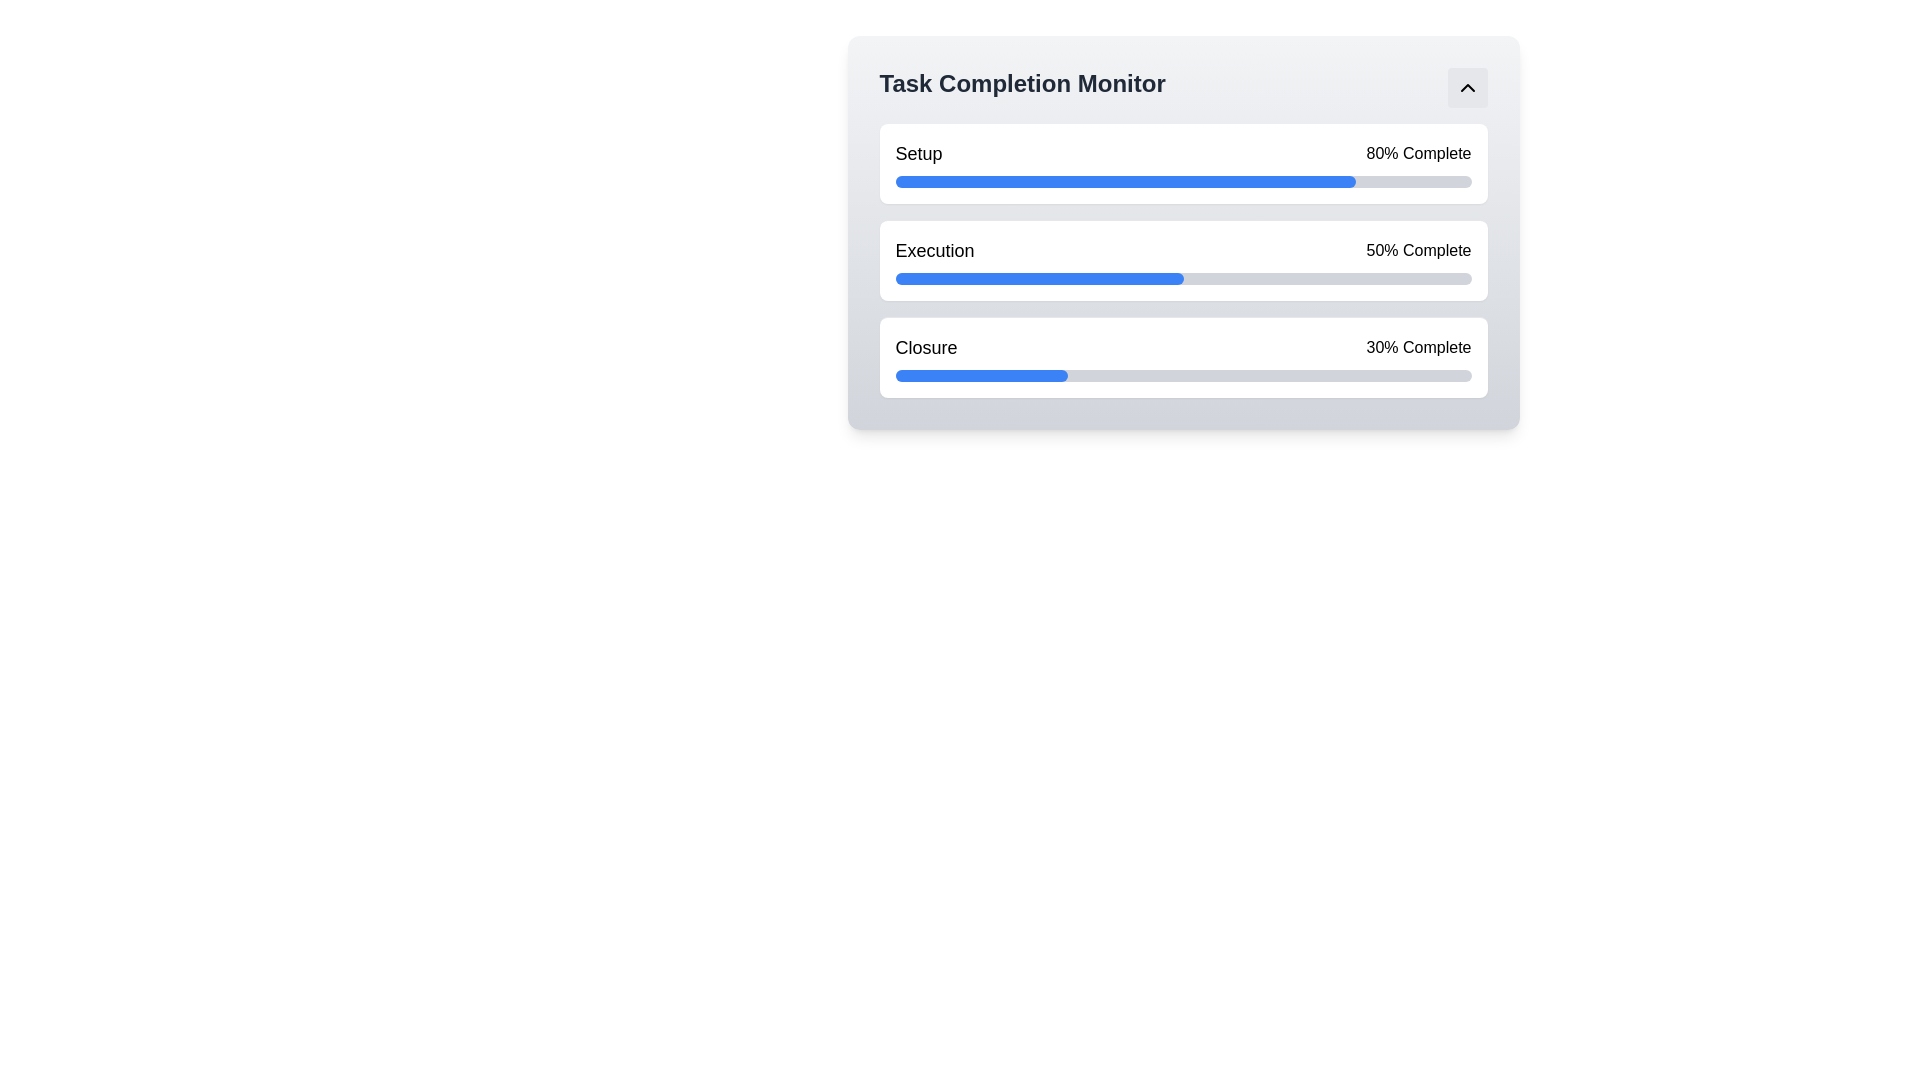 The width and height of the screenshot is (1920, 1080). What do you see at coordinates (1125, 181) in the screenshot?
I see `the filled portion of the progress bar indicating 80% completion for the 'Setup' task in the 'Task Completion Monitor' panel` at bounding box center [1125, 181].